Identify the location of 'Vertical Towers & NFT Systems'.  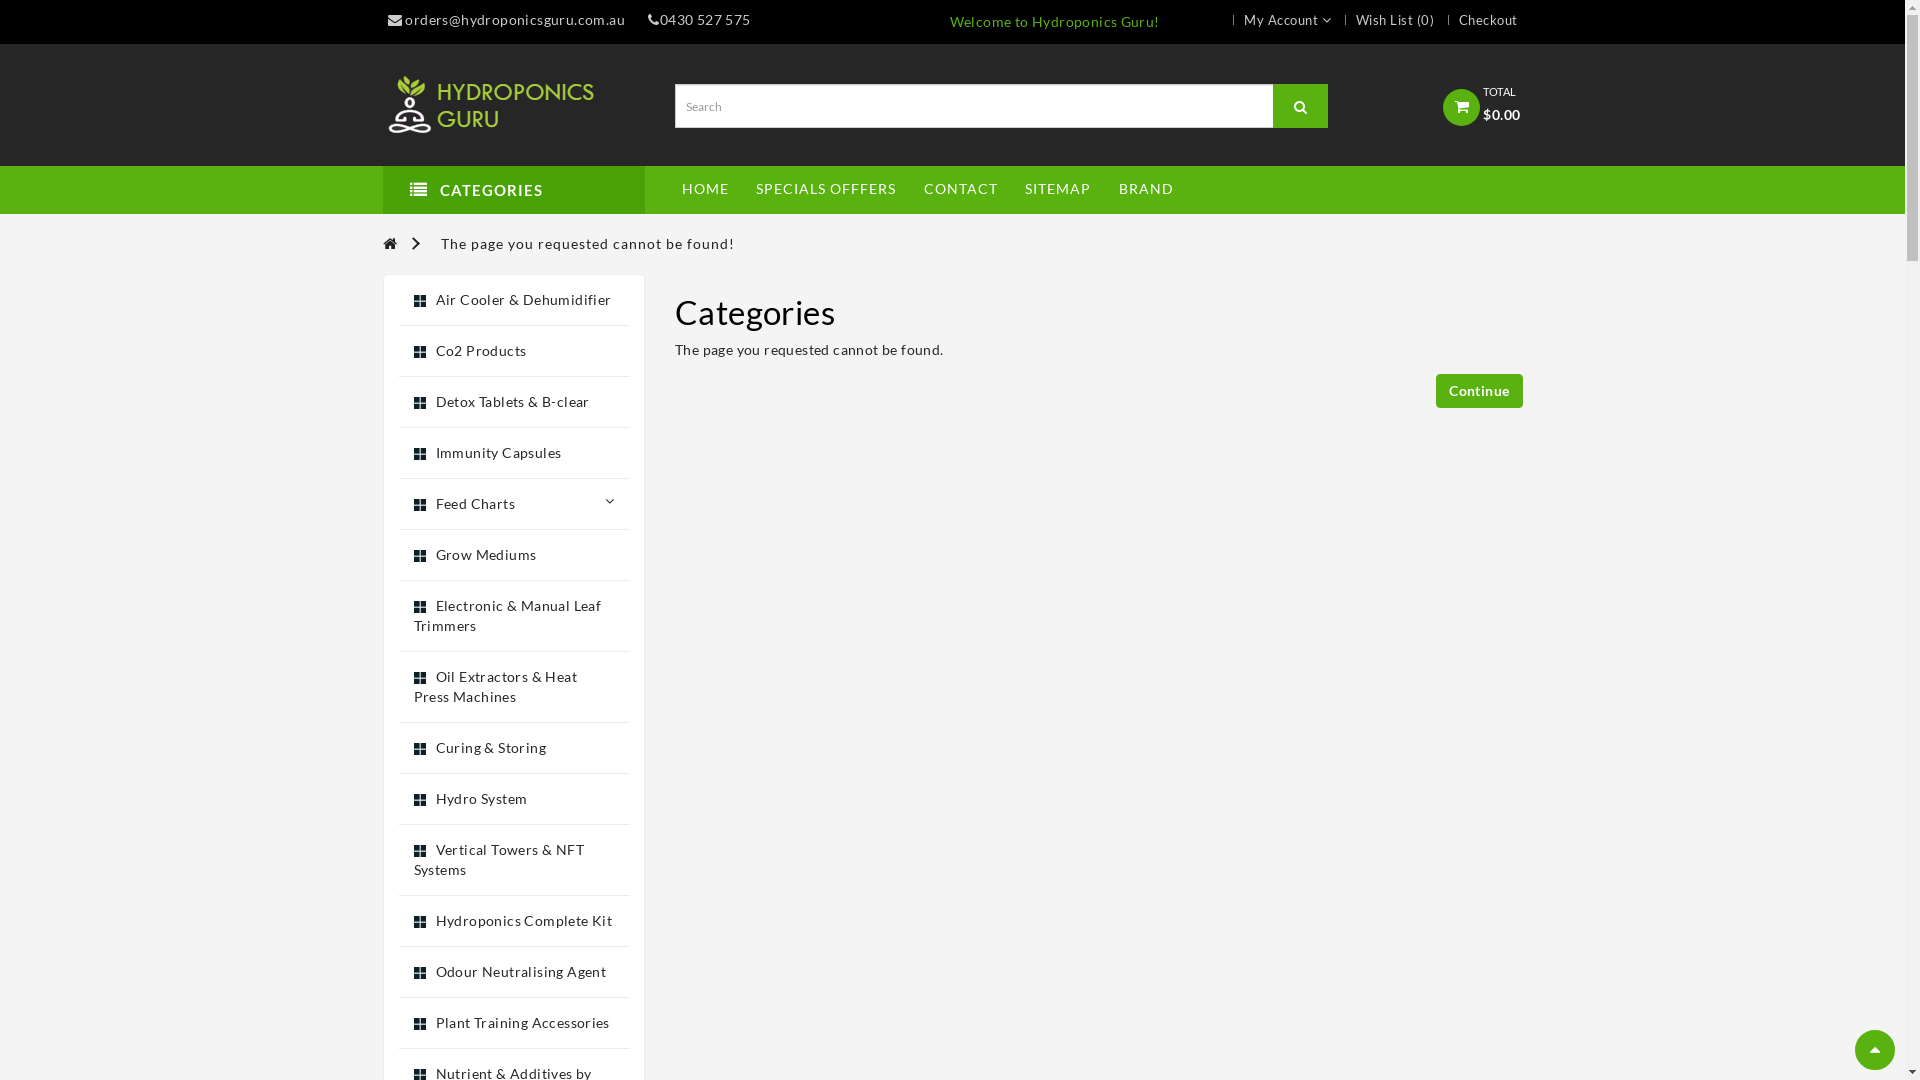
(398, 858).